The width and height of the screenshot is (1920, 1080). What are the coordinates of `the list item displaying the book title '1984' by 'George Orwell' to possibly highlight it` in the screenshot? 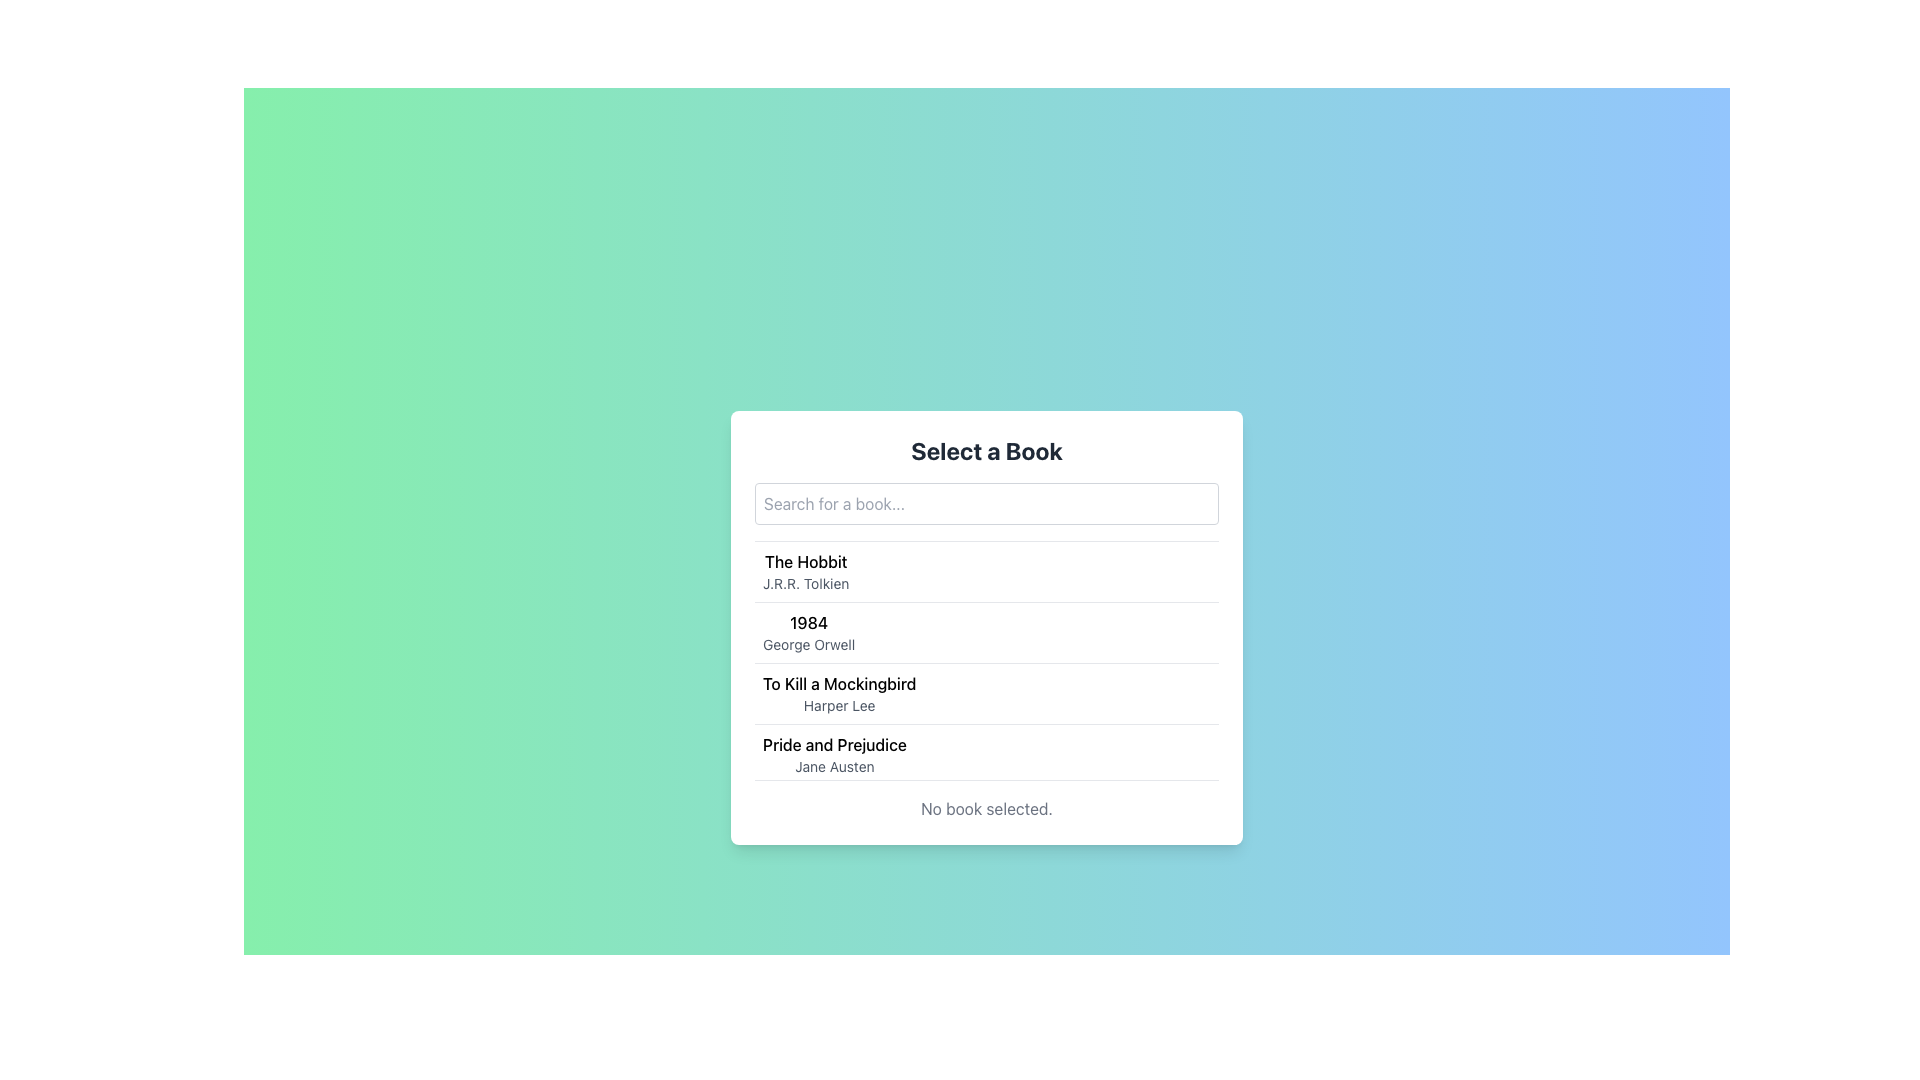 It's located at (987, 632).